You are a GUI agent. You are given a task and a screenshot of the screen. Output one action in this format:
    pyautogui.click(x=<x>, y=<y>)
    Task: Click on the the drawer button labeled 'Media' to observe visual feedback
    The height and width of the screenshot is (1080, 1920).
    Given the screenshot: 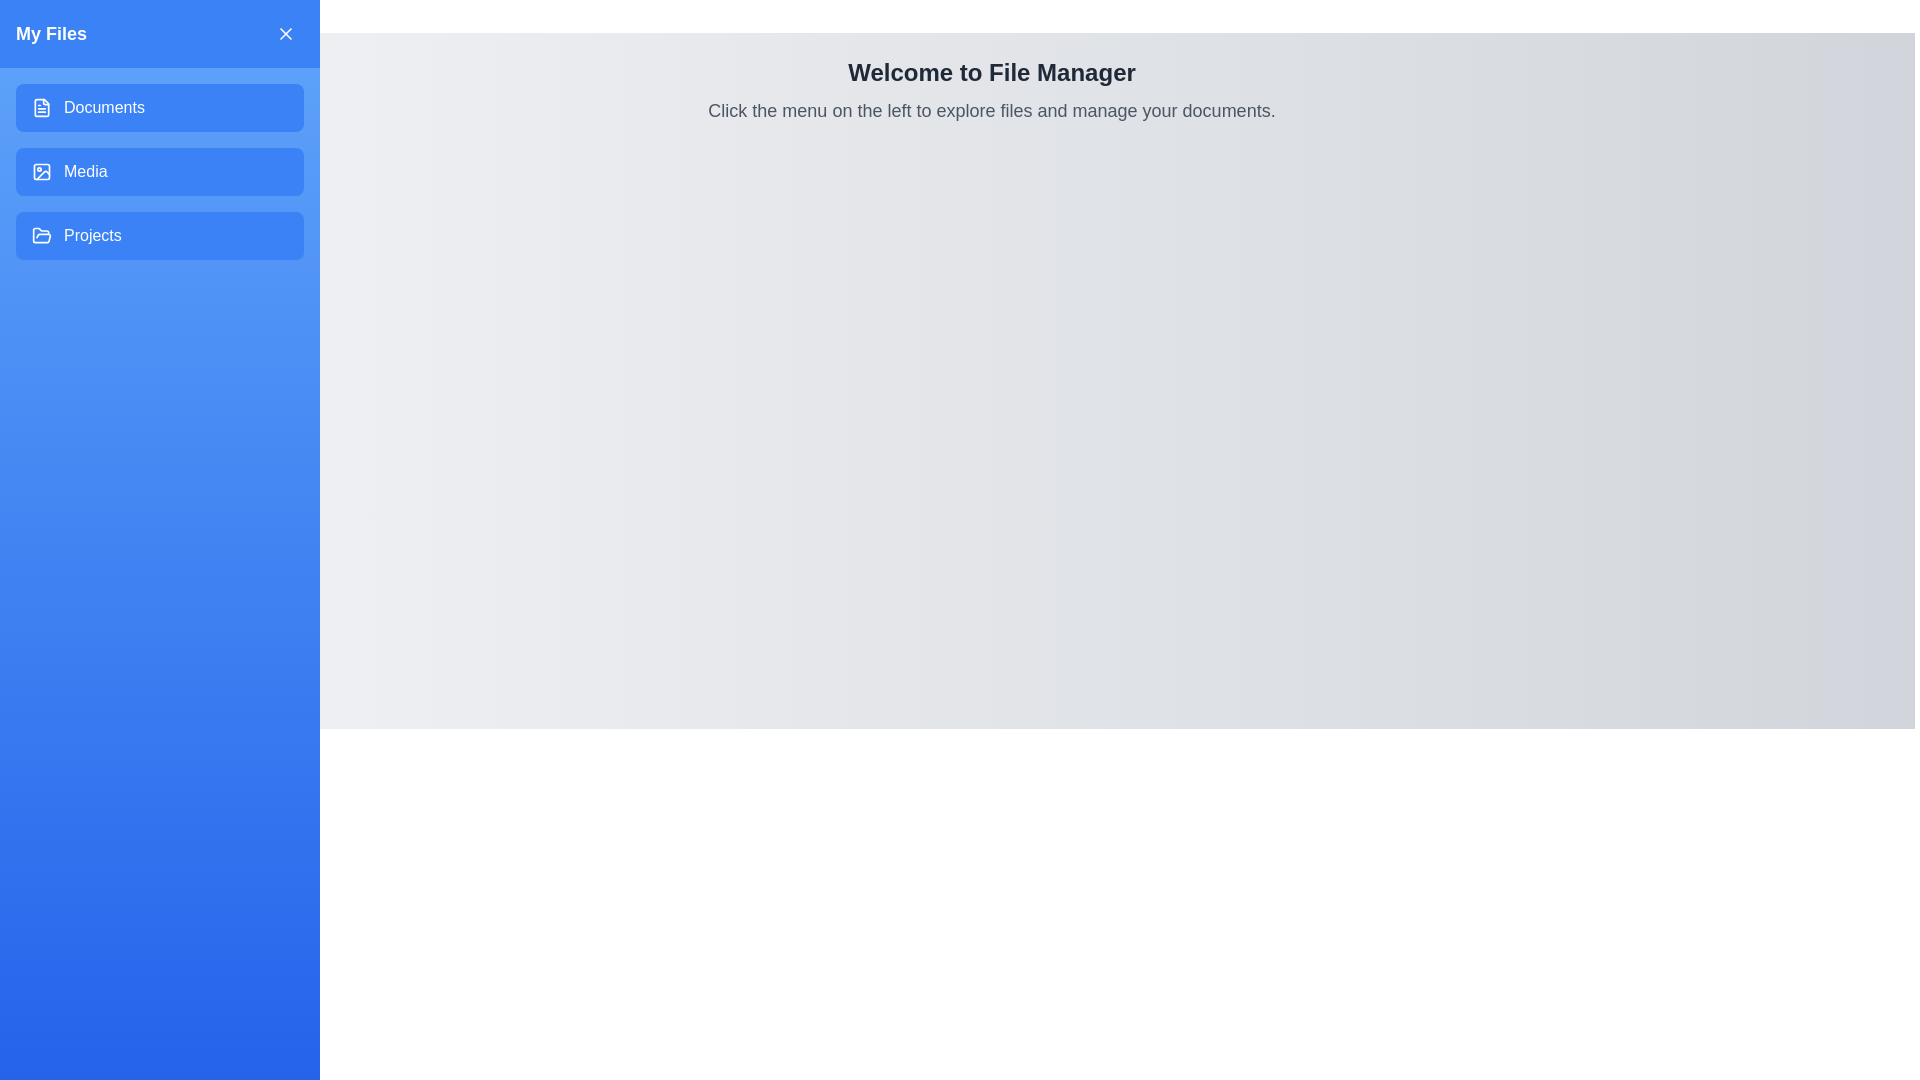 What is the action you would take?
    pyautogui.click(x=158, y=171)
    